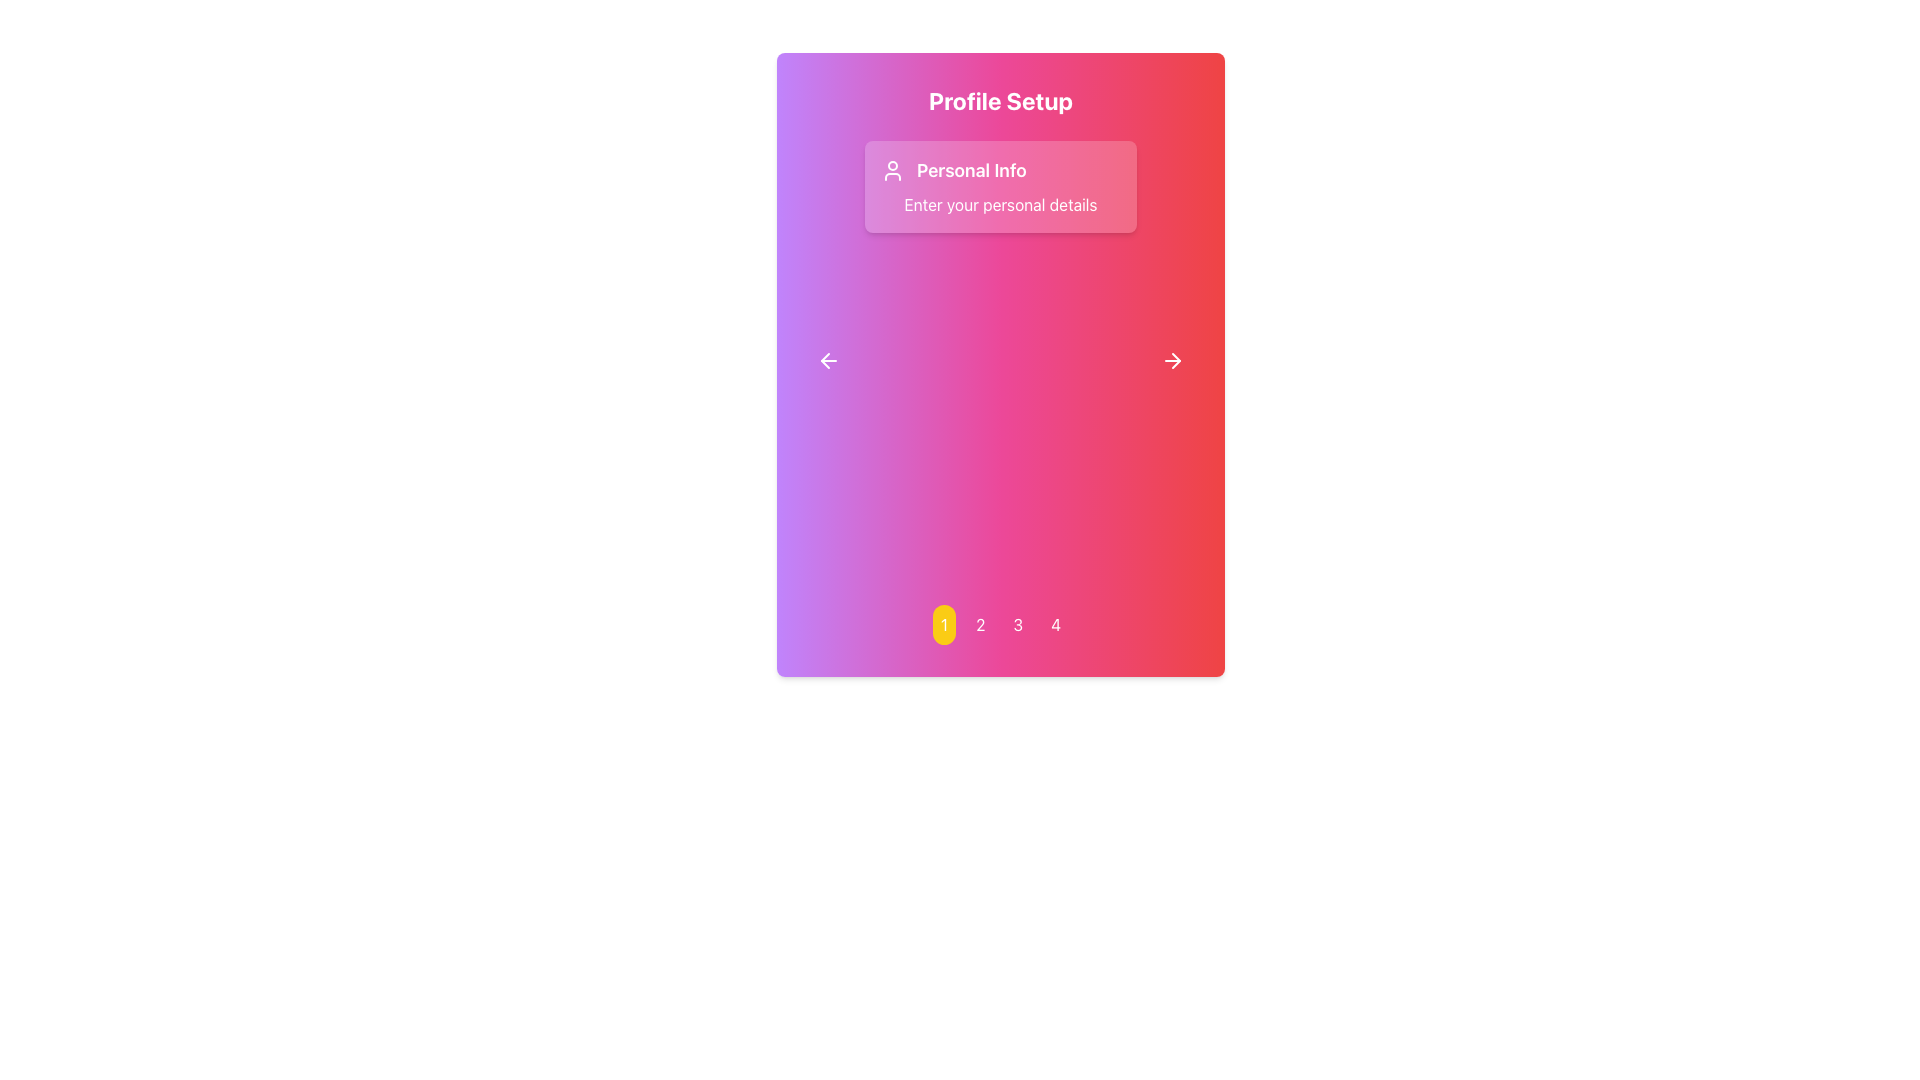 The height and width of the screenshot is (1080, 1920). What do you see at coordinates (1001, 100) in the screenshot?
I see `the header text element that serves as the title for the 'Profile Setup' process, which is located at the top center of a rectangular gradient-colored box` at bounding box center [1001, 100].